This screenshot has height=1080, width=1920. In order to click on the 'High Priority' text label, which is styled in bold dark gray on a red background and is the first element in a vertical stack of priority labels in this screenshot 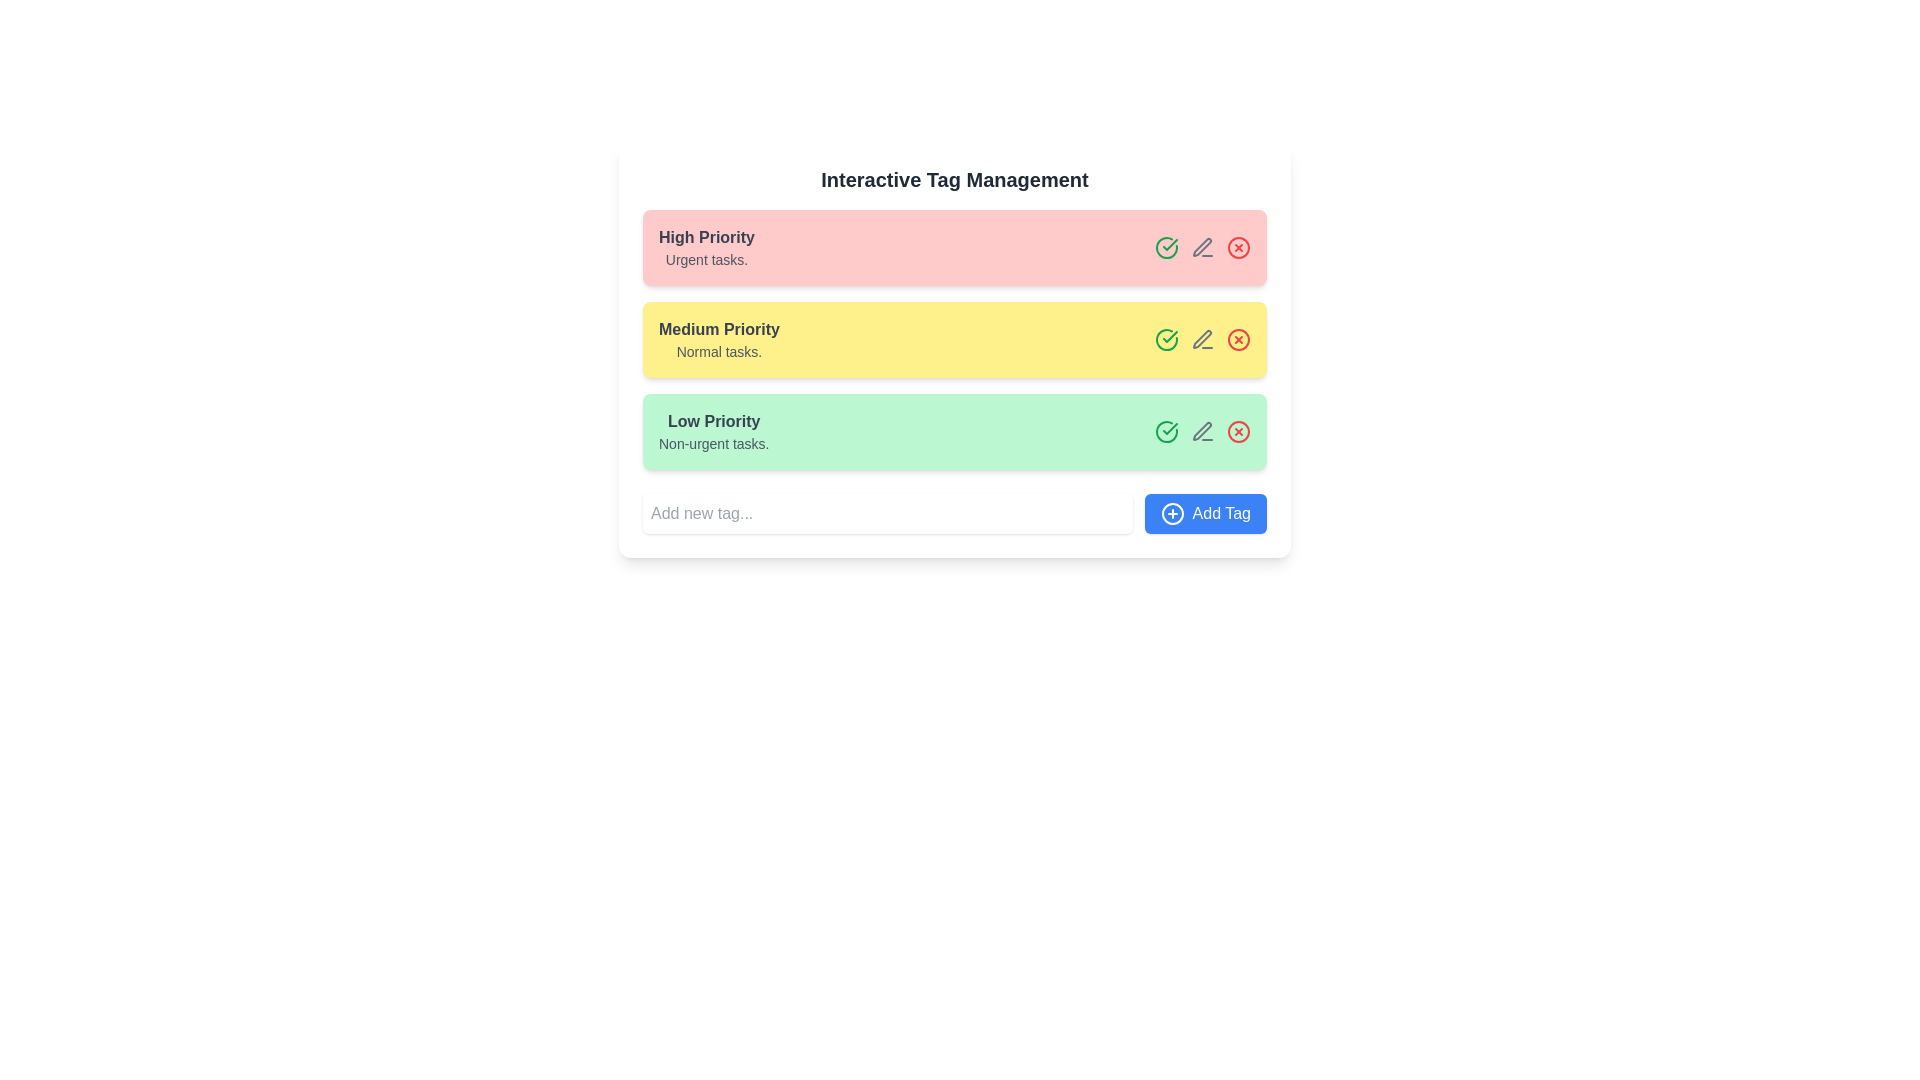, I will do `click(706, 237)`.